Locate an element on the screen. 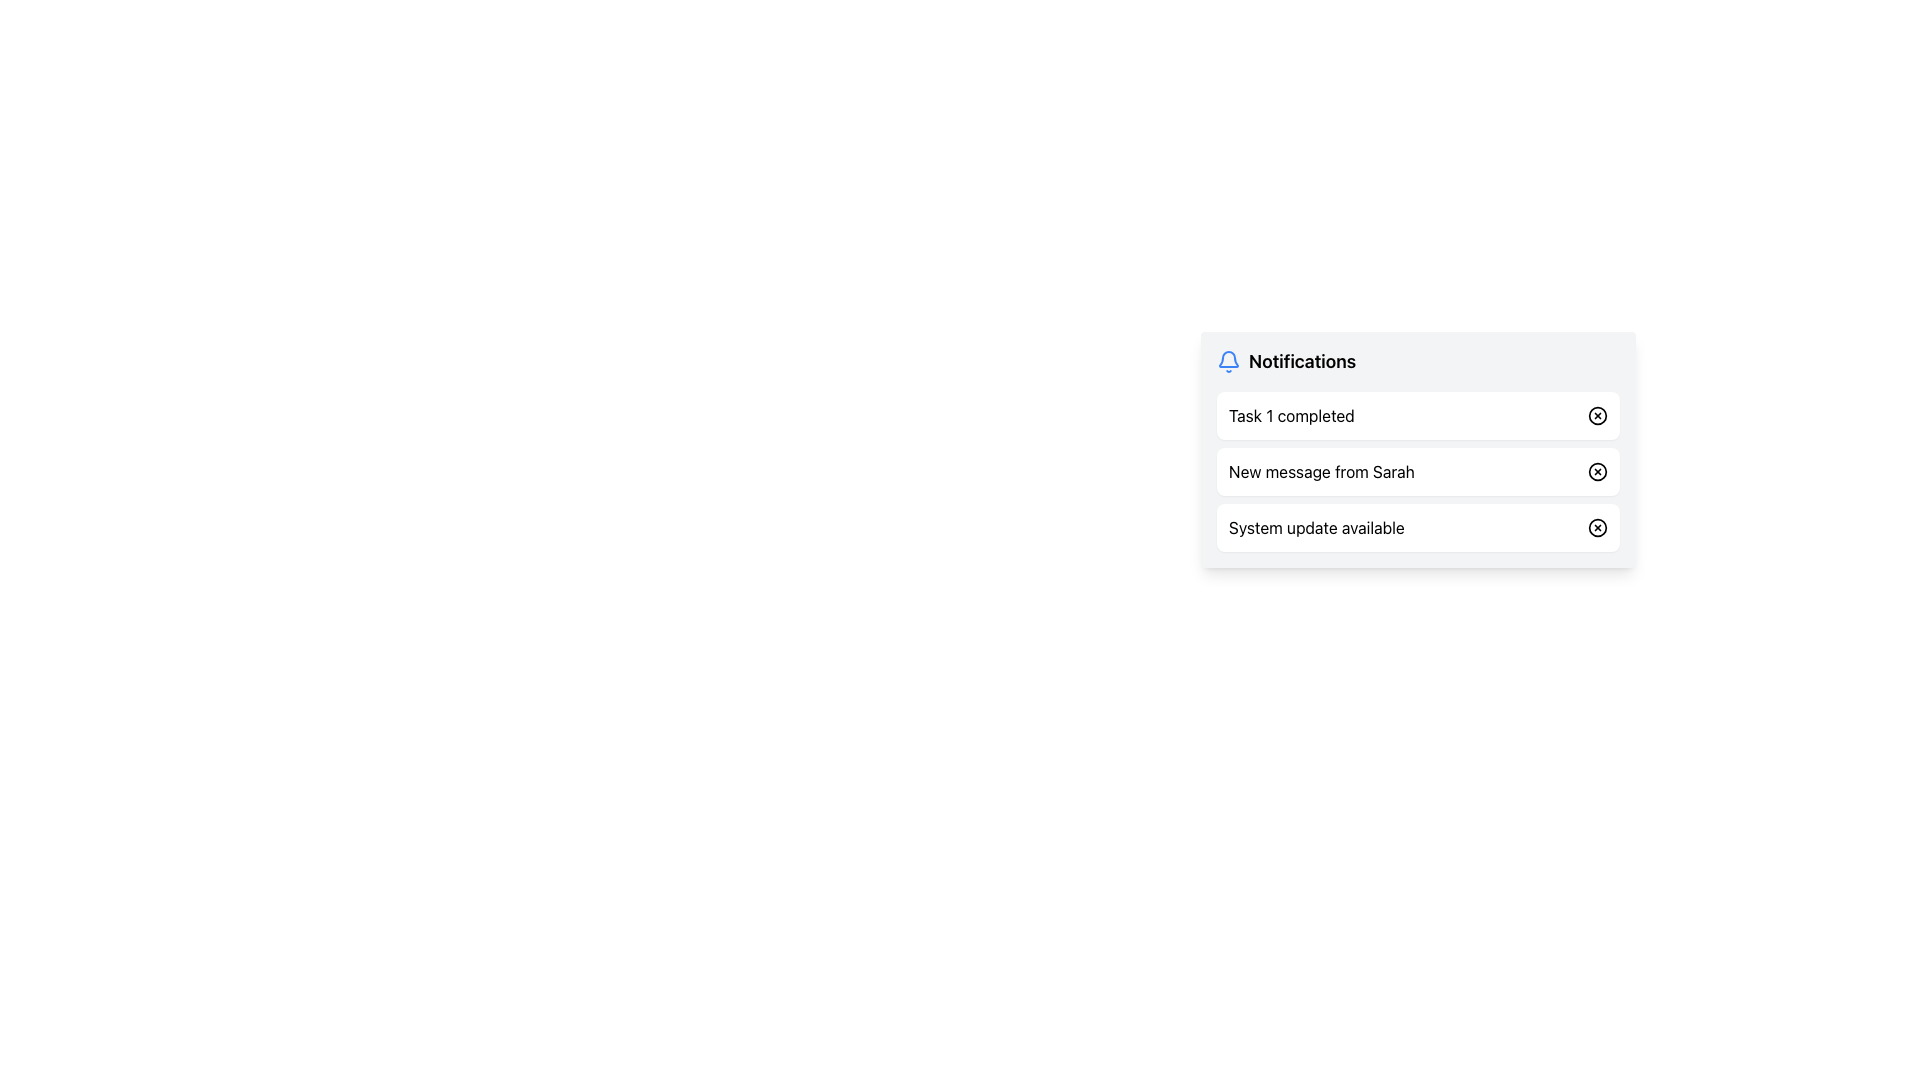 The width and height of the screenshot is (1920, 1080). circular part of the 'X' icon located in the second notification entry of the notification panel, which has a black outline and is aligned with the center of the entry is located at coordinates (1597, 471).